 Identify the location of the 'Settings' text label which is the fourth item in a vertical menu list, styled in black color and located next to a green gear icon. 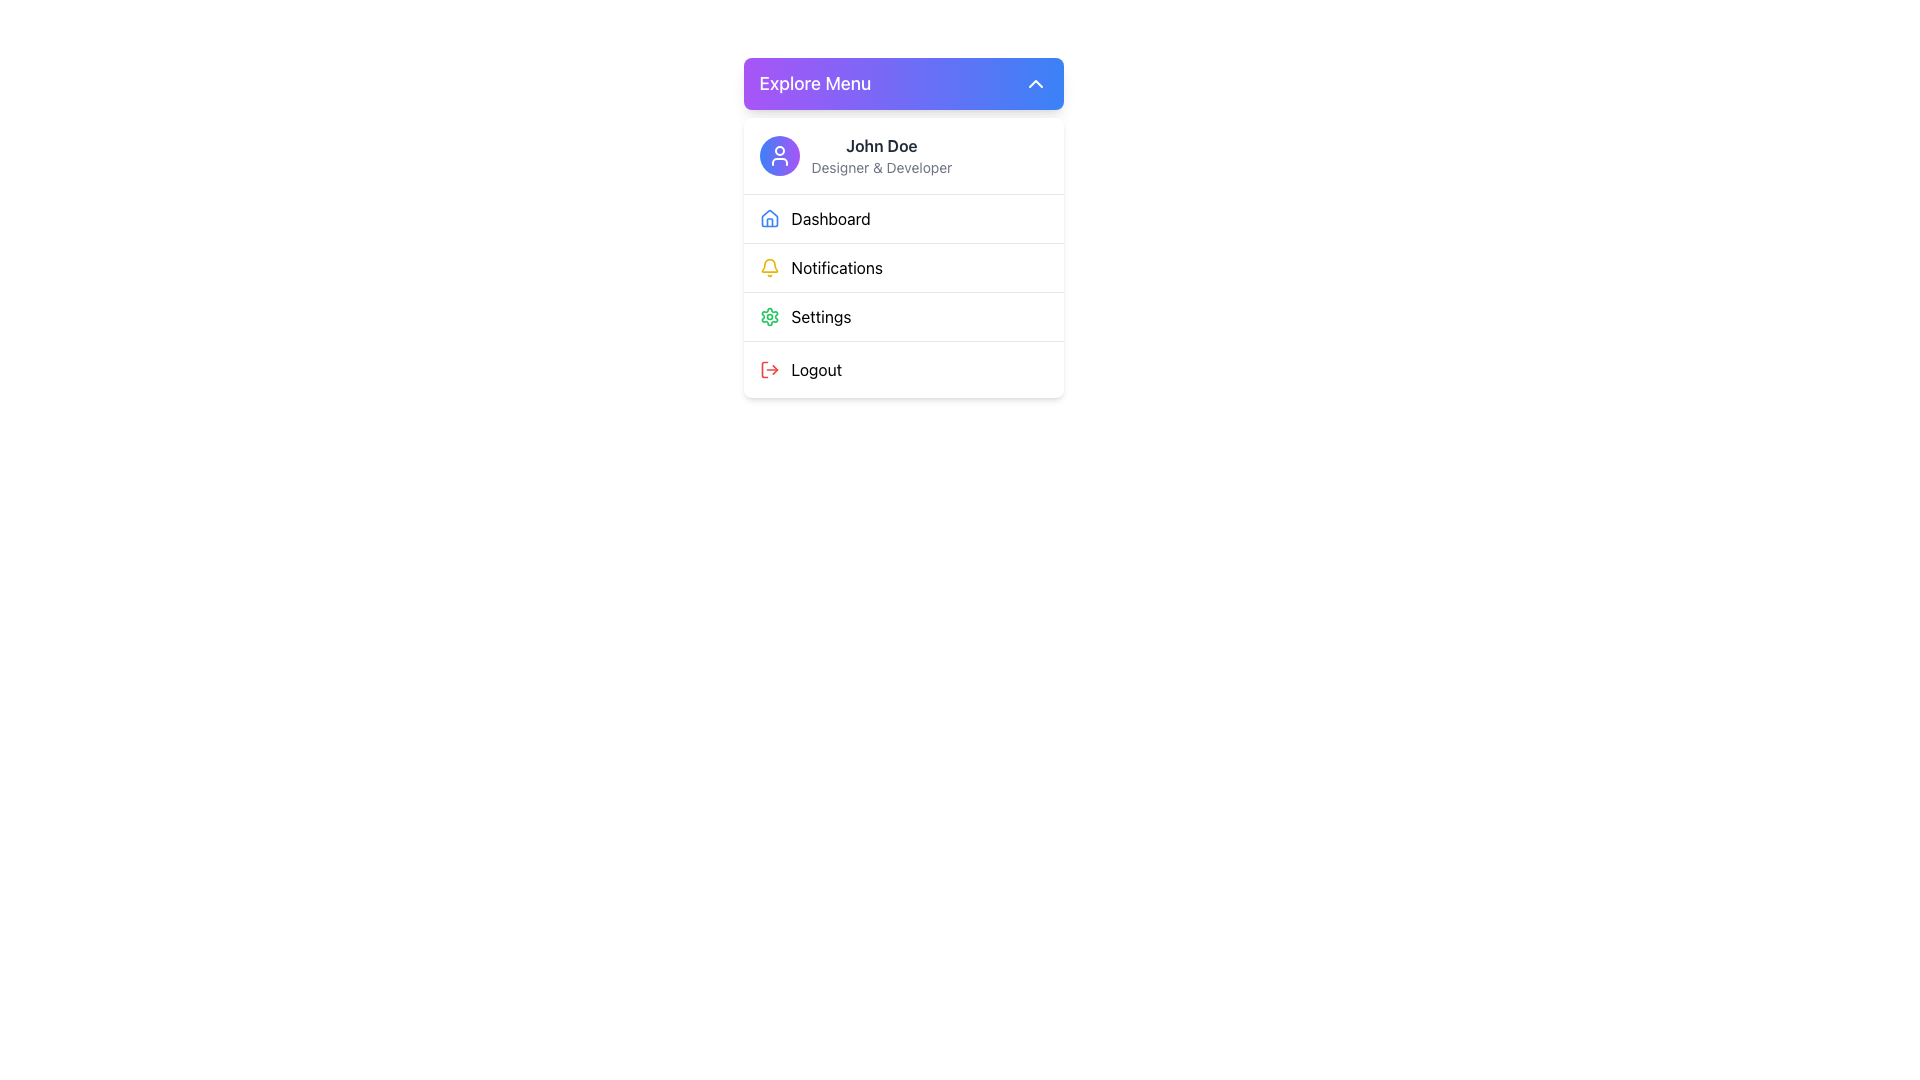
(821, 315).